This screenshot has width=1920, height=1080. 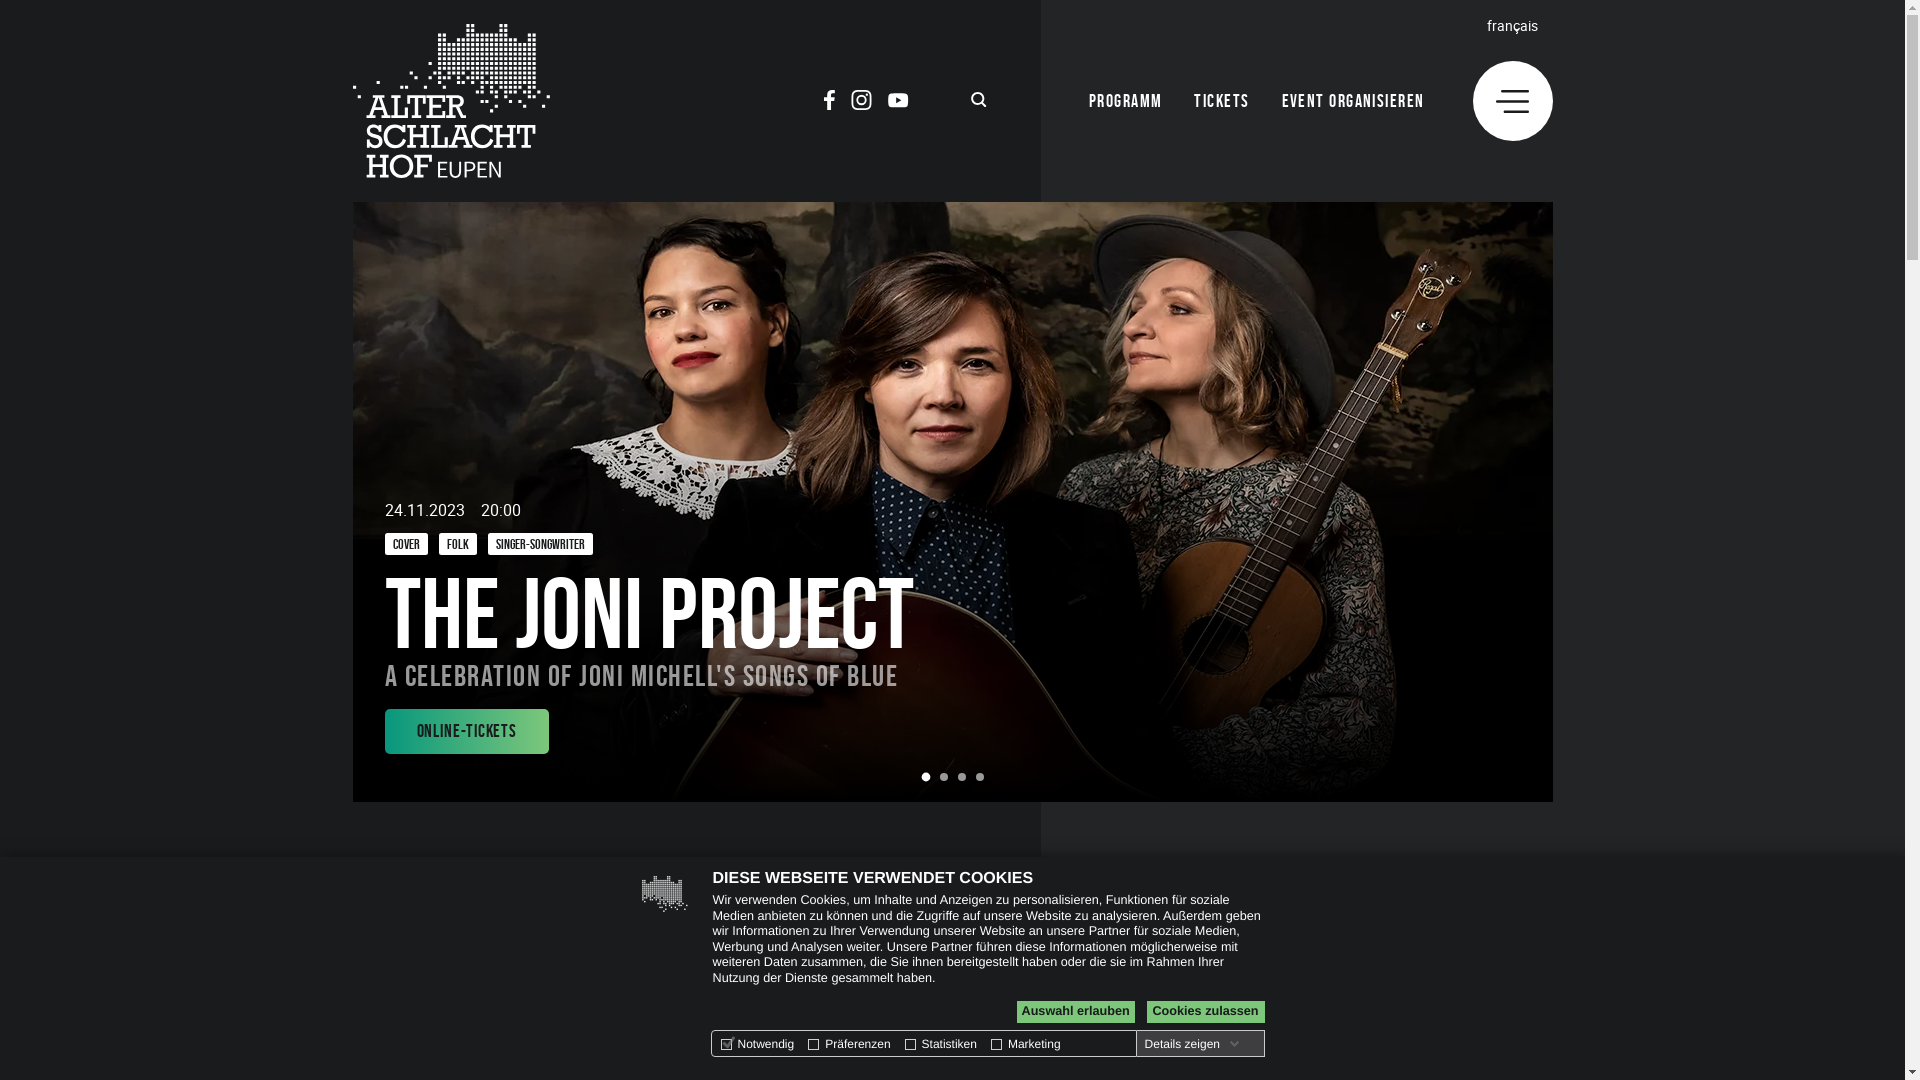 What do you see at coordinates (1220, 101) in the screenshot?
I see `'TICKETS'` at bounding box center [1220, 101].